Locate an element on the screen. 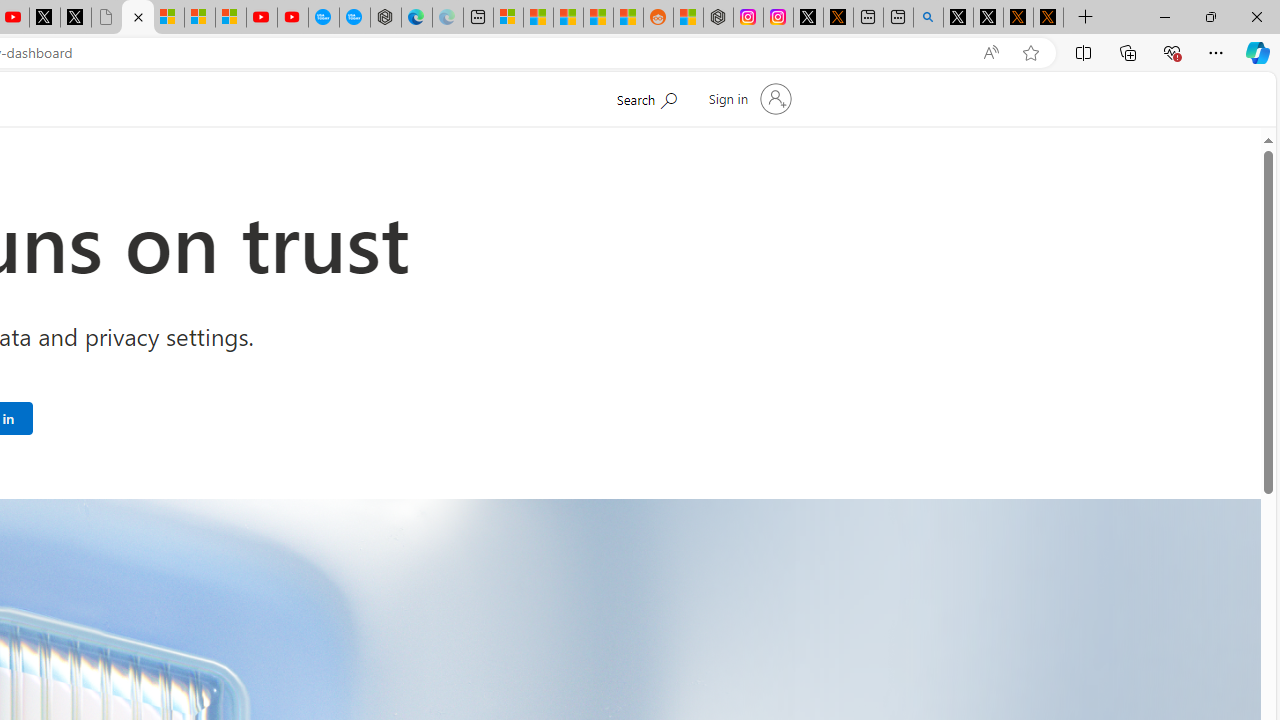 The image size is (1280, 720). 'Shanghai, China Weather trends | Microsoft Weather' is located at coordinates (627, 17).